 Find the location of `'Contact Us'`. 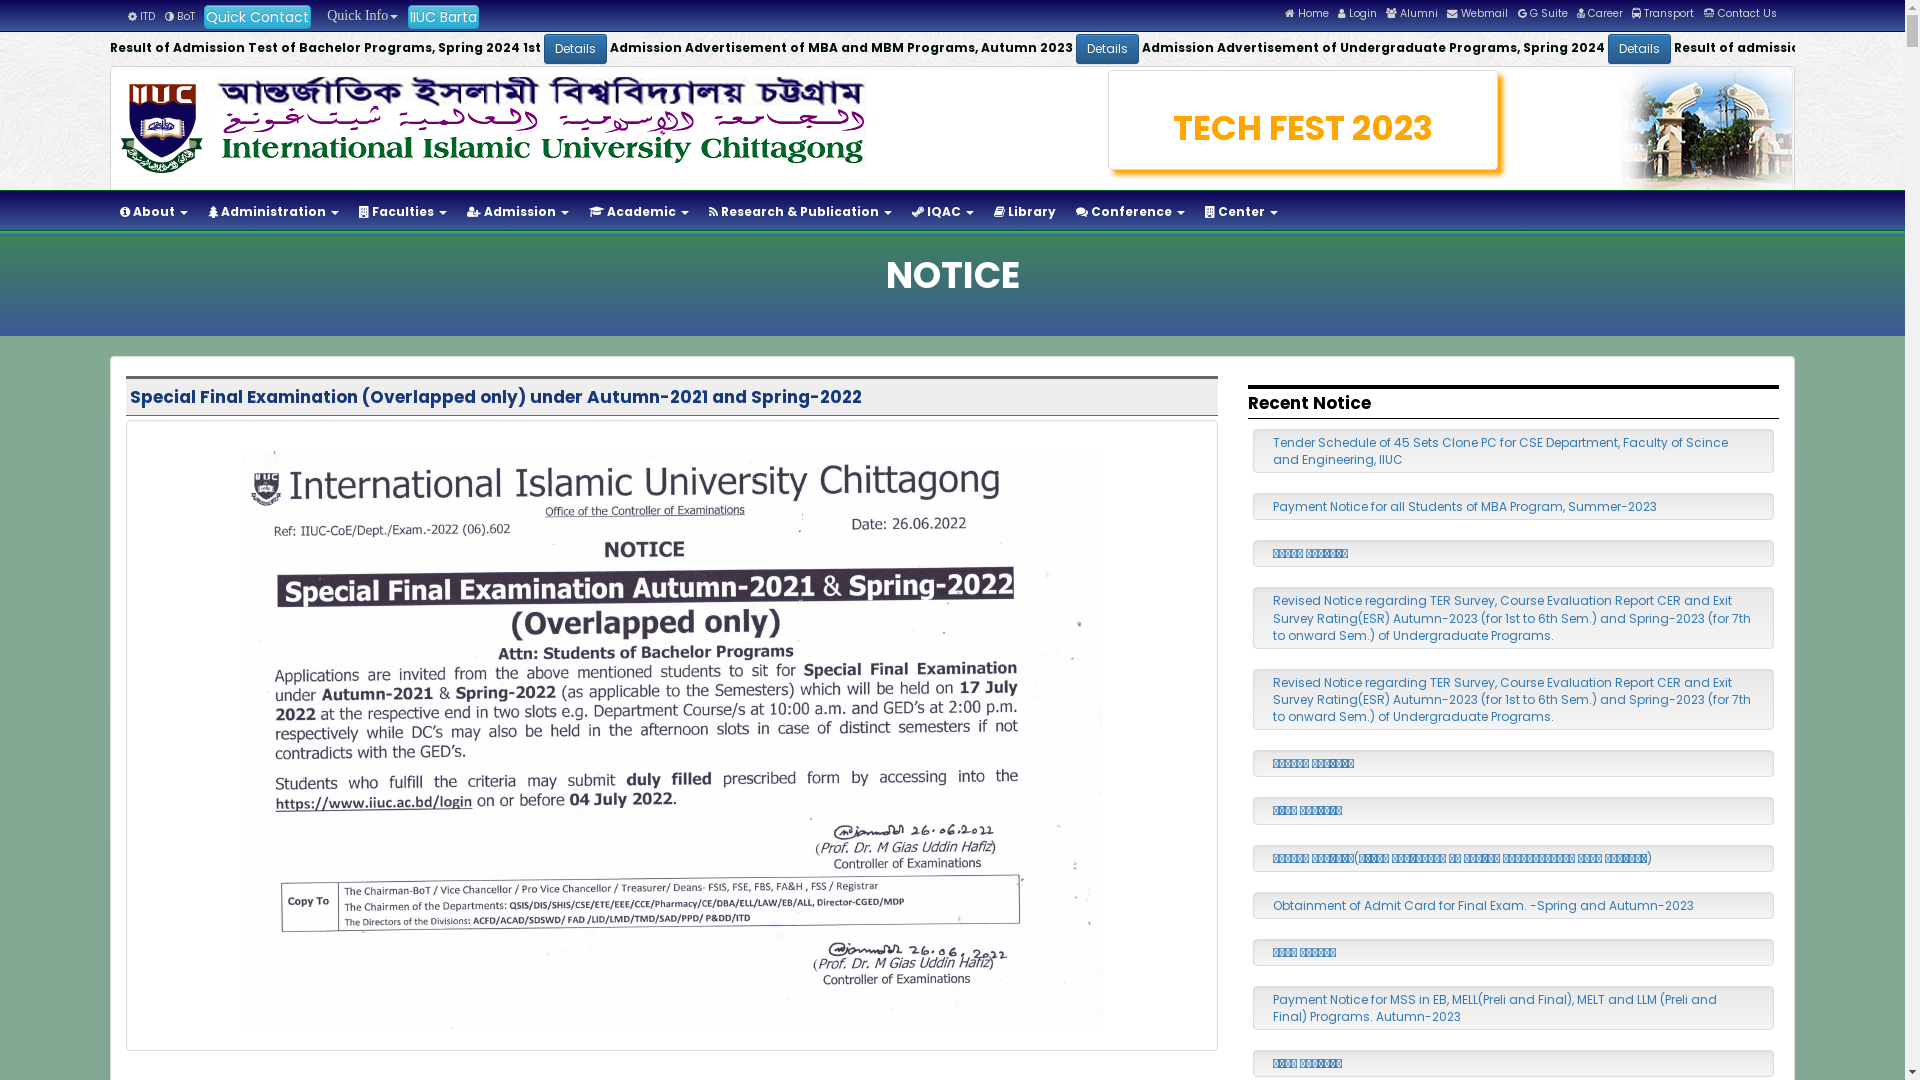

'Contact Us' is located at coordinates (1739, 13).